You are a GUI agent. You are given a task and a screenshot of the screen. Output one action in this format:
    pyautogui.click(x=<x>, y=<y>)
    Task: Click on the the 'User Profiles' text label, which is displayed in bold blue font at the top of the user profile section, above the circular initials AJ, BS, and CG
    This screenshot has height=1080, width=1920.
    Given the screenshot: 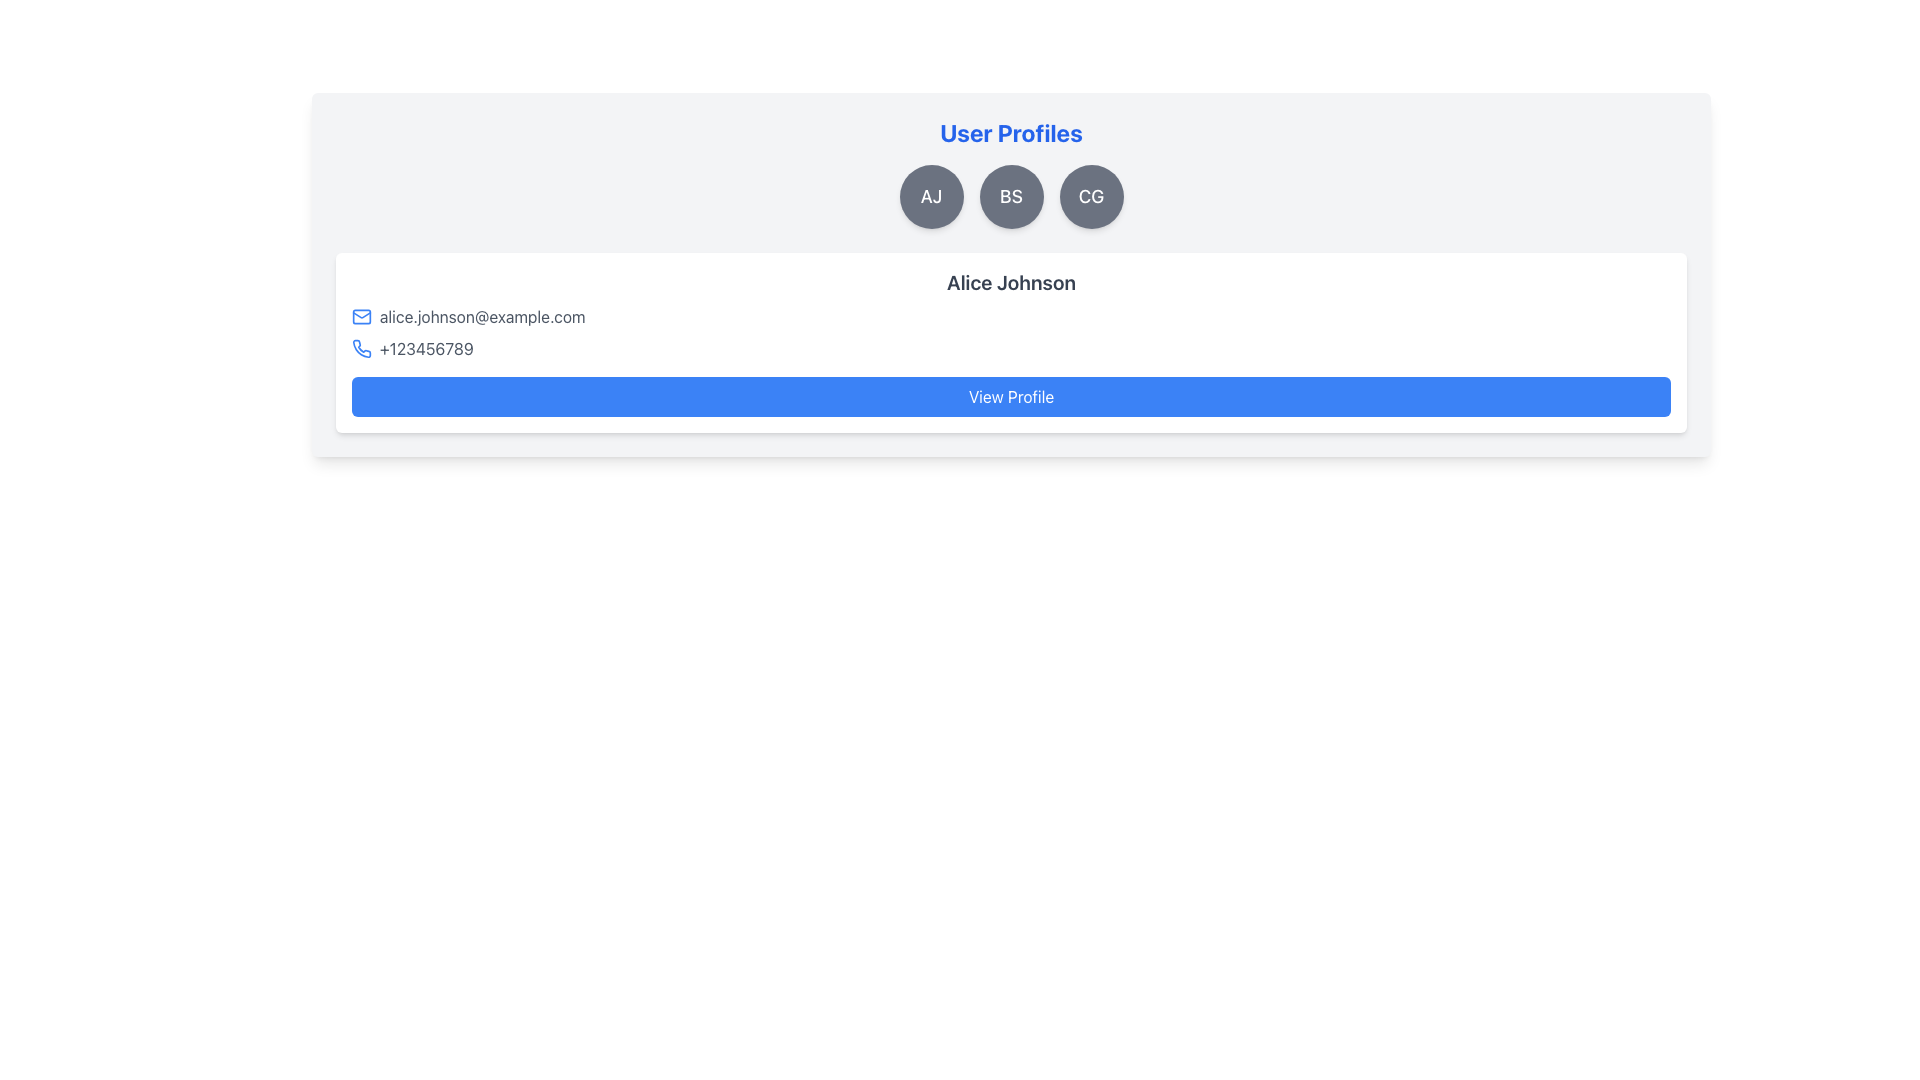 What is the action you would take?
    pyautogui.click(x=1011, y=132)
    